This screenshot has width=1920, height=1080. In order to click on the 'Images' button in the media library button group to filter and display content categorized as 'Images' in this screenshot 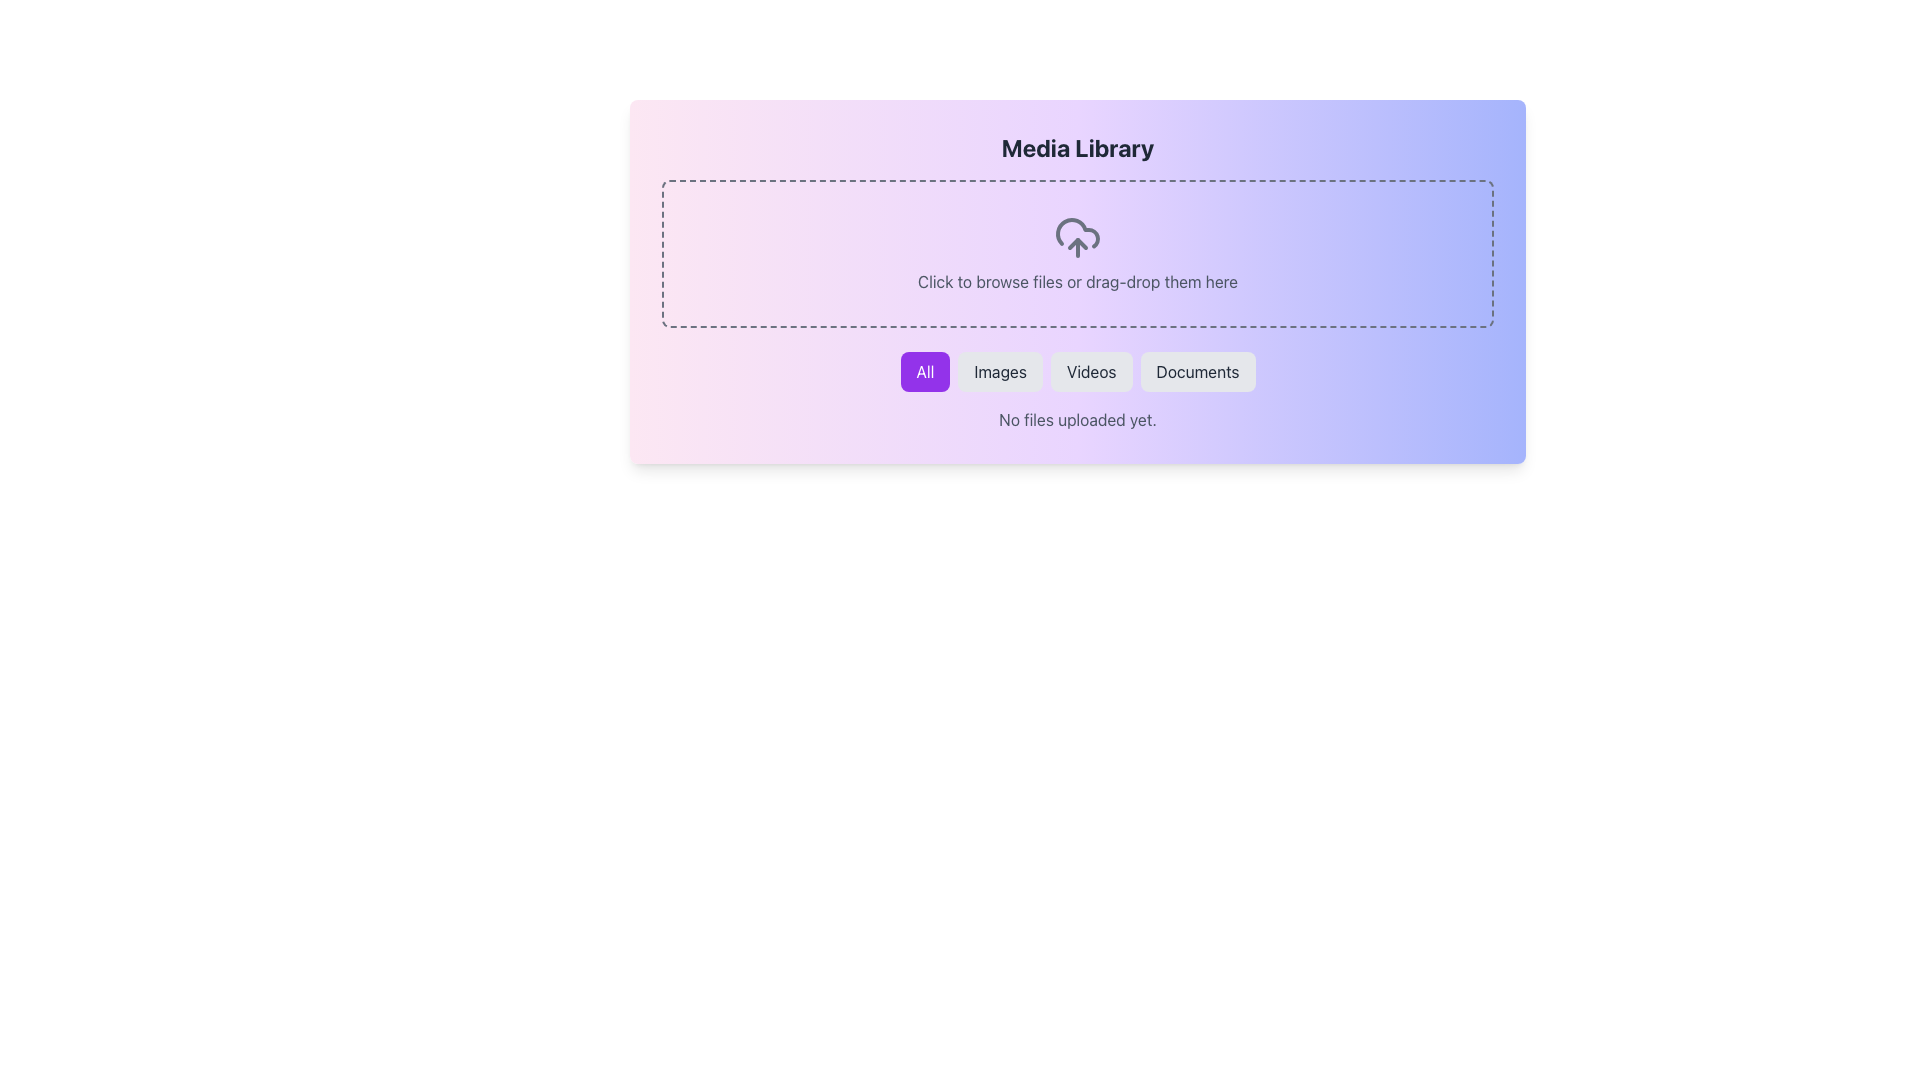, I will do `click(999, 371)`.